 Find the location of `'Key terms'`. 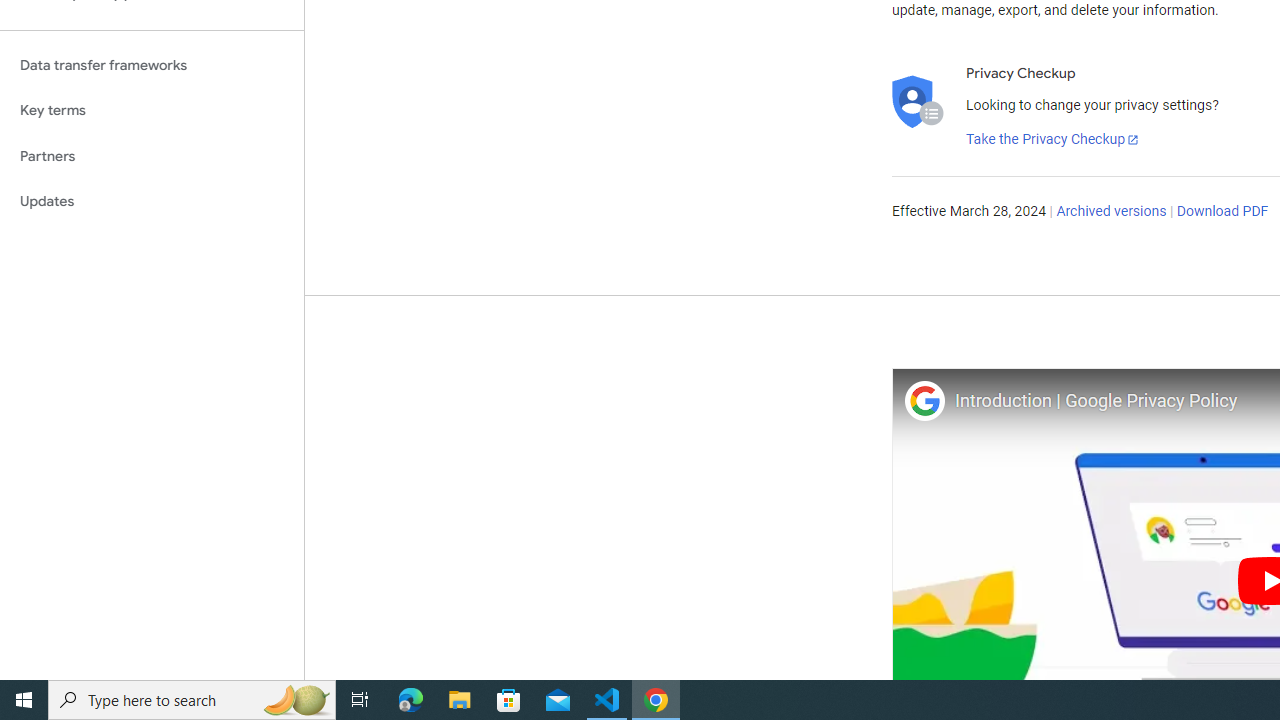

'Key terms' is located at coordinates (151, 110).